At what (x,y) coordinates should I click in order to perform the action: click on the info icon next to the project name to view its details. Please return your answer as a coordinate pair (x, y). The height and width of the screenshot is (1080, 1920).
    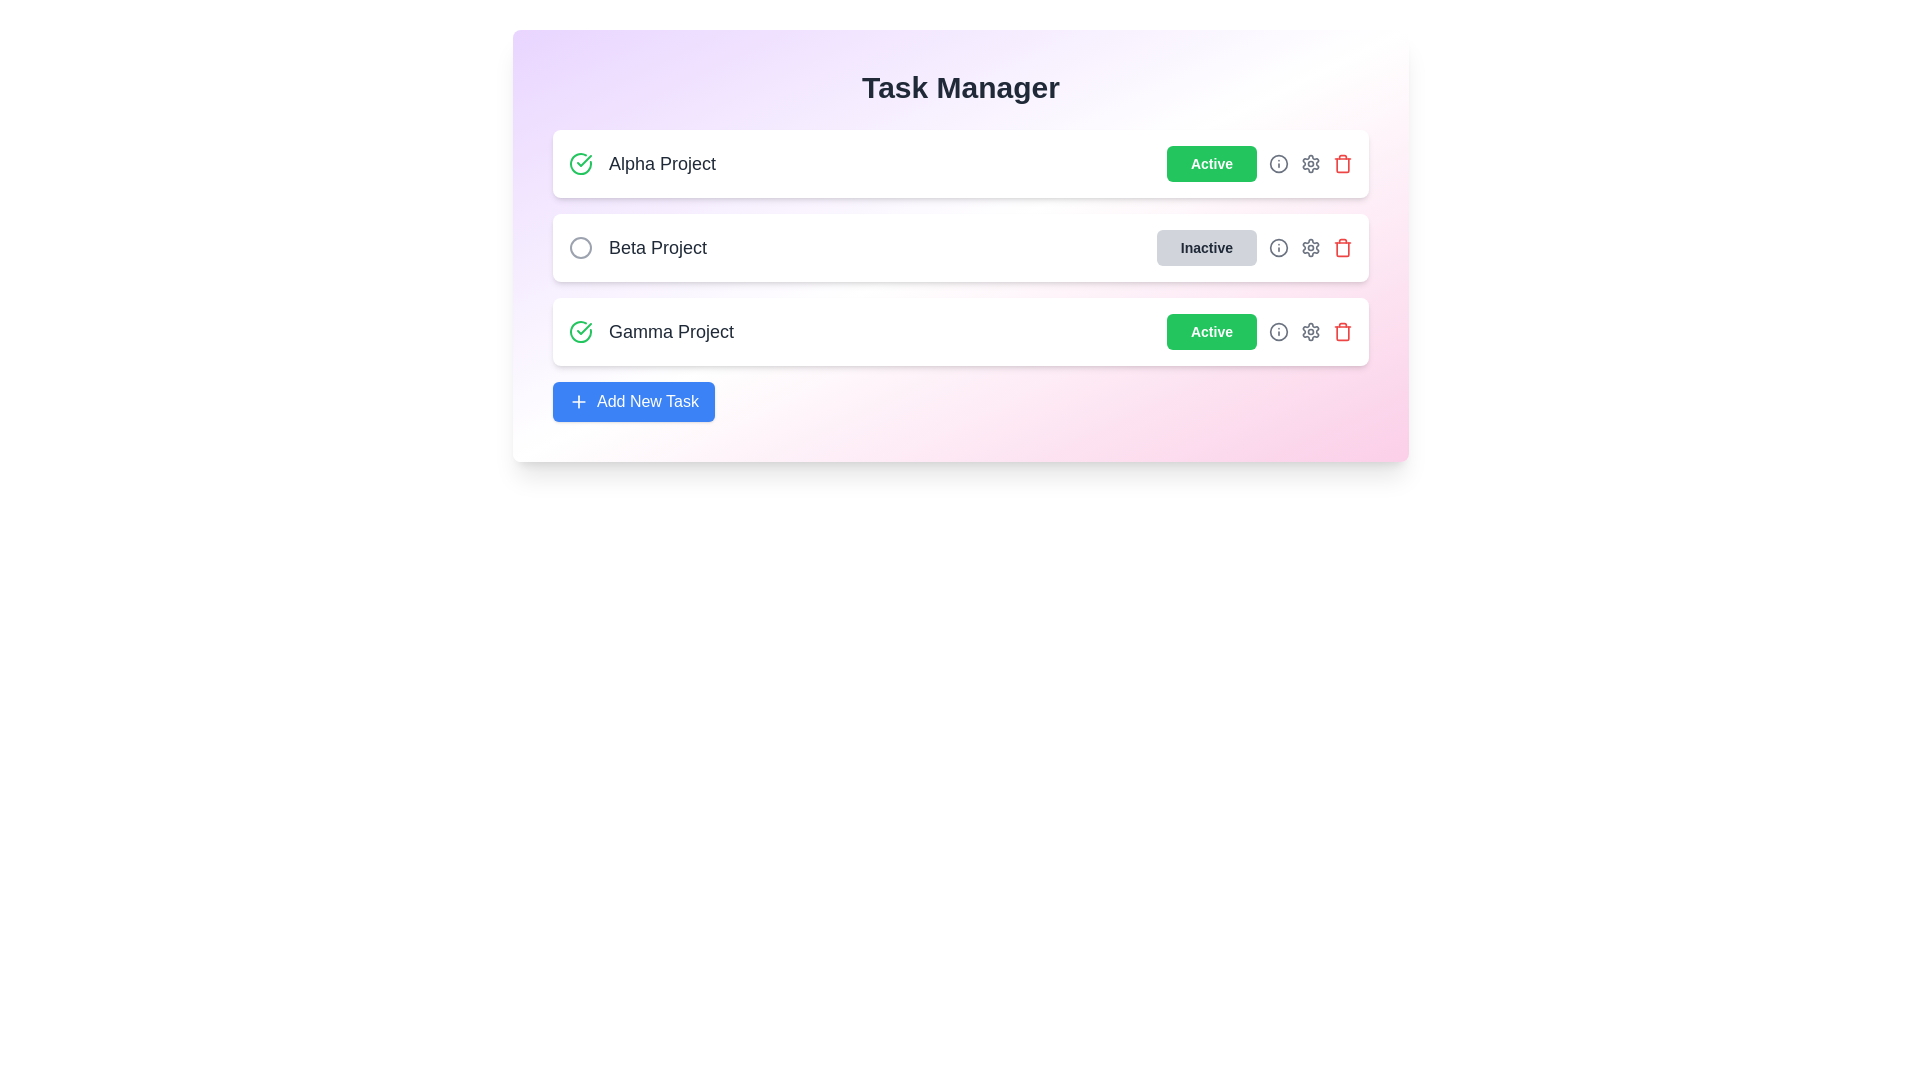
    Looking at the image, I should click on (1277, 163).